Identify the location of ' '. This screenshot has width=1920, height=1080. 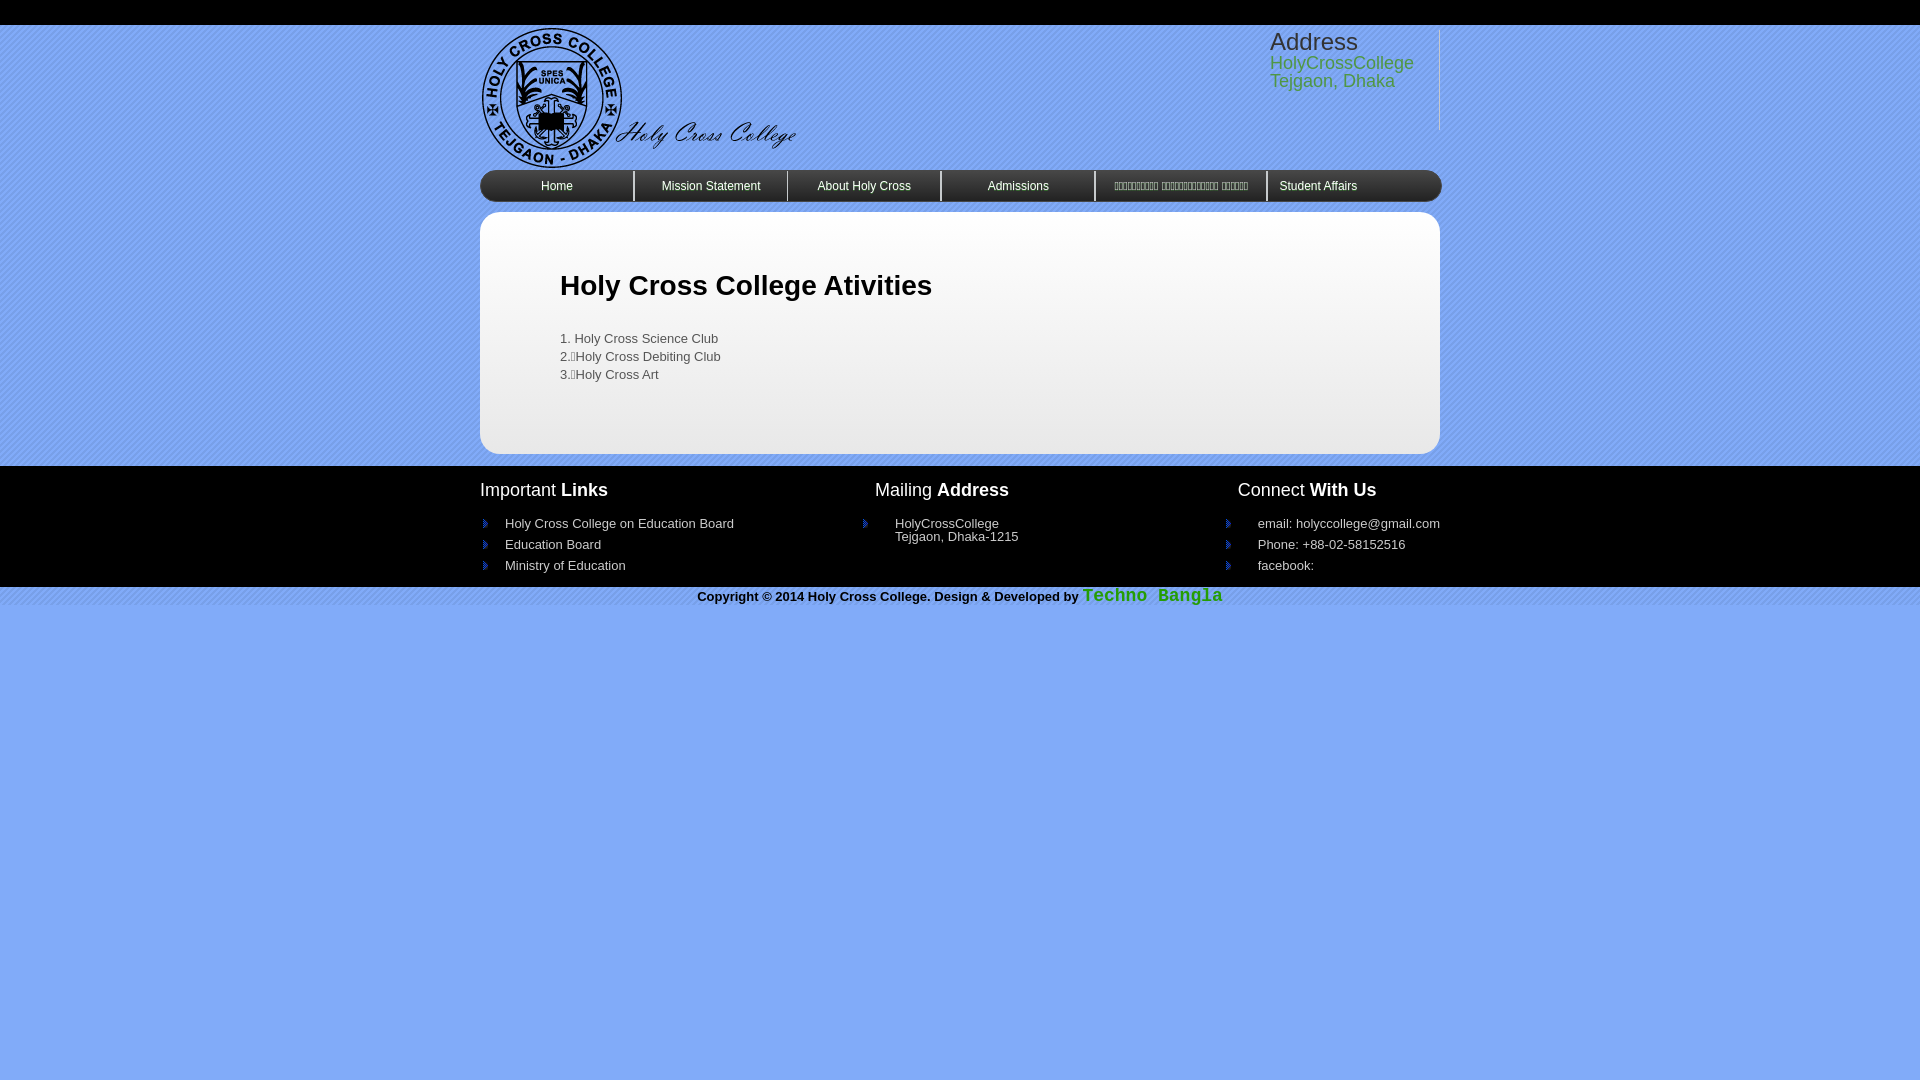
(480, 96).